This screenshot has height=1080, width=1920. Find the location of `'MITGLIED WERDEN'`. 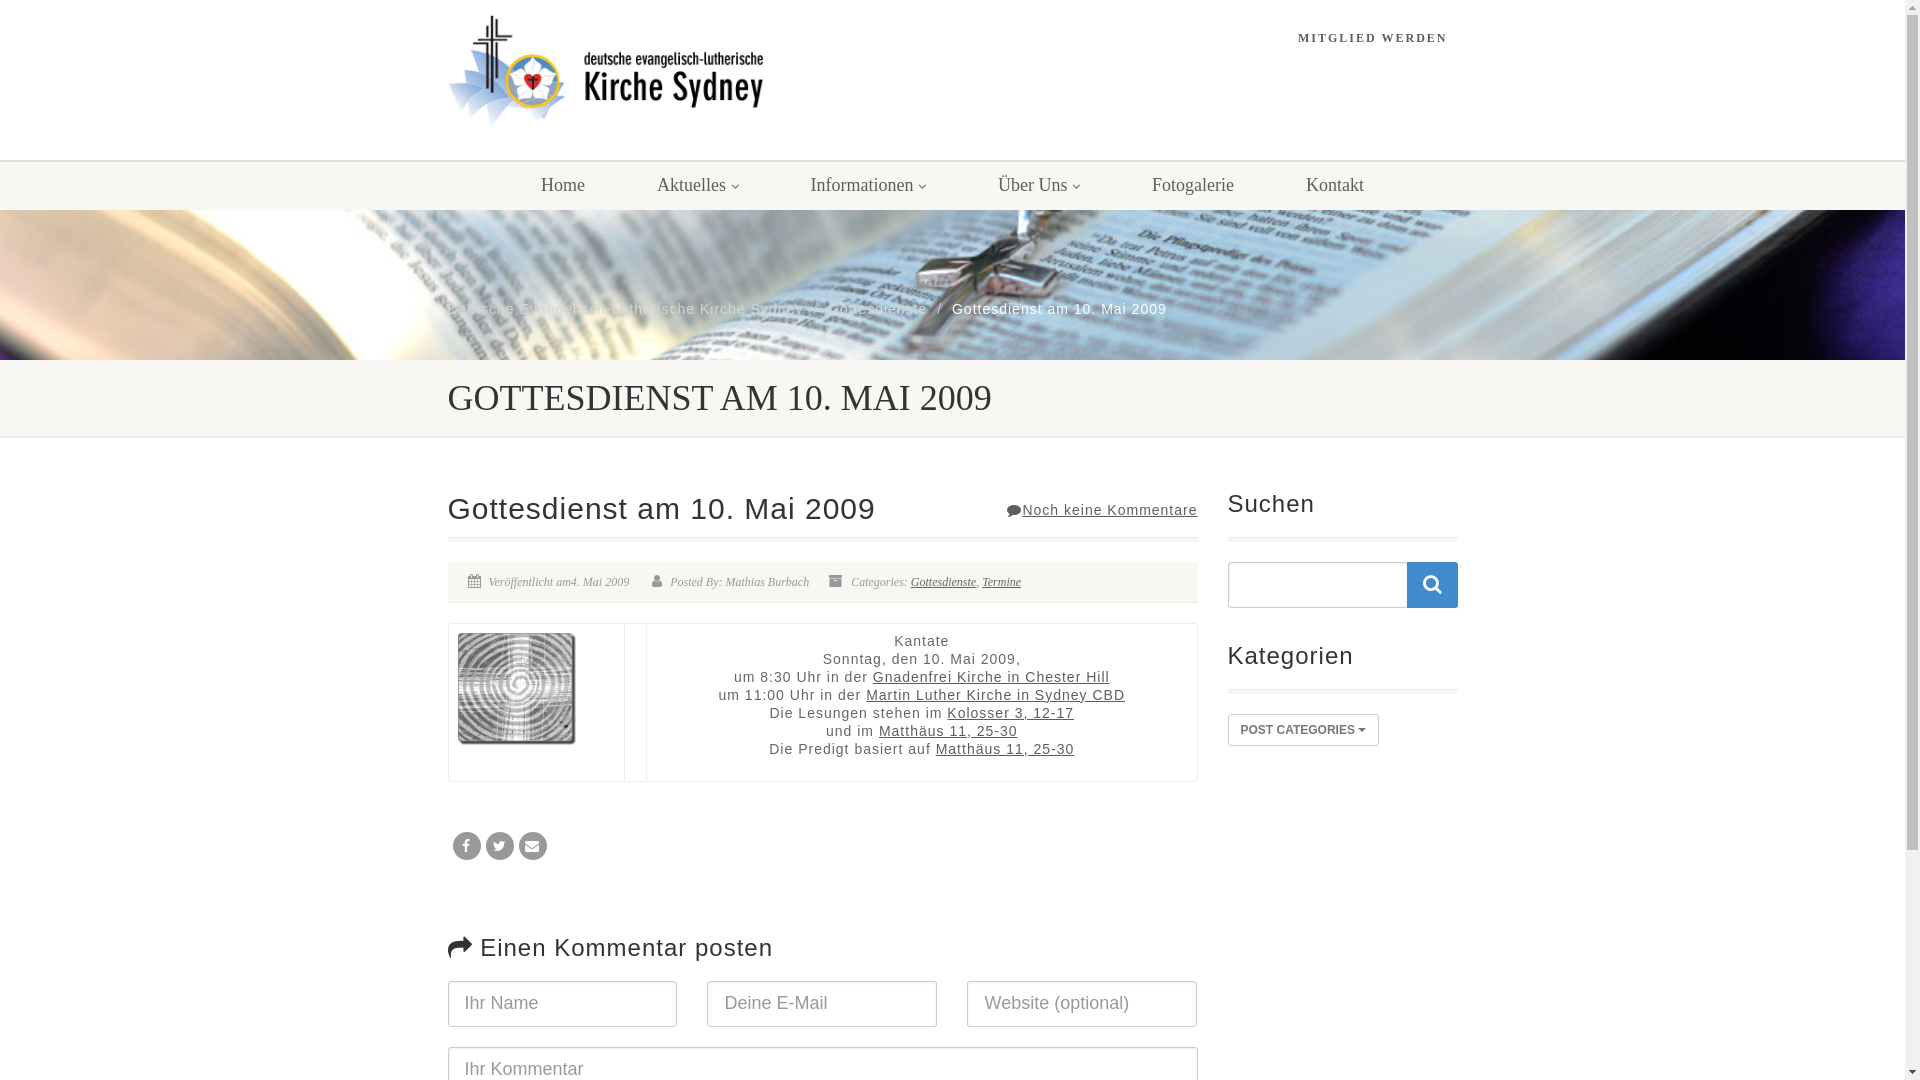

'MITGLIED WERDEN' is located at coordinates (1371, 38).